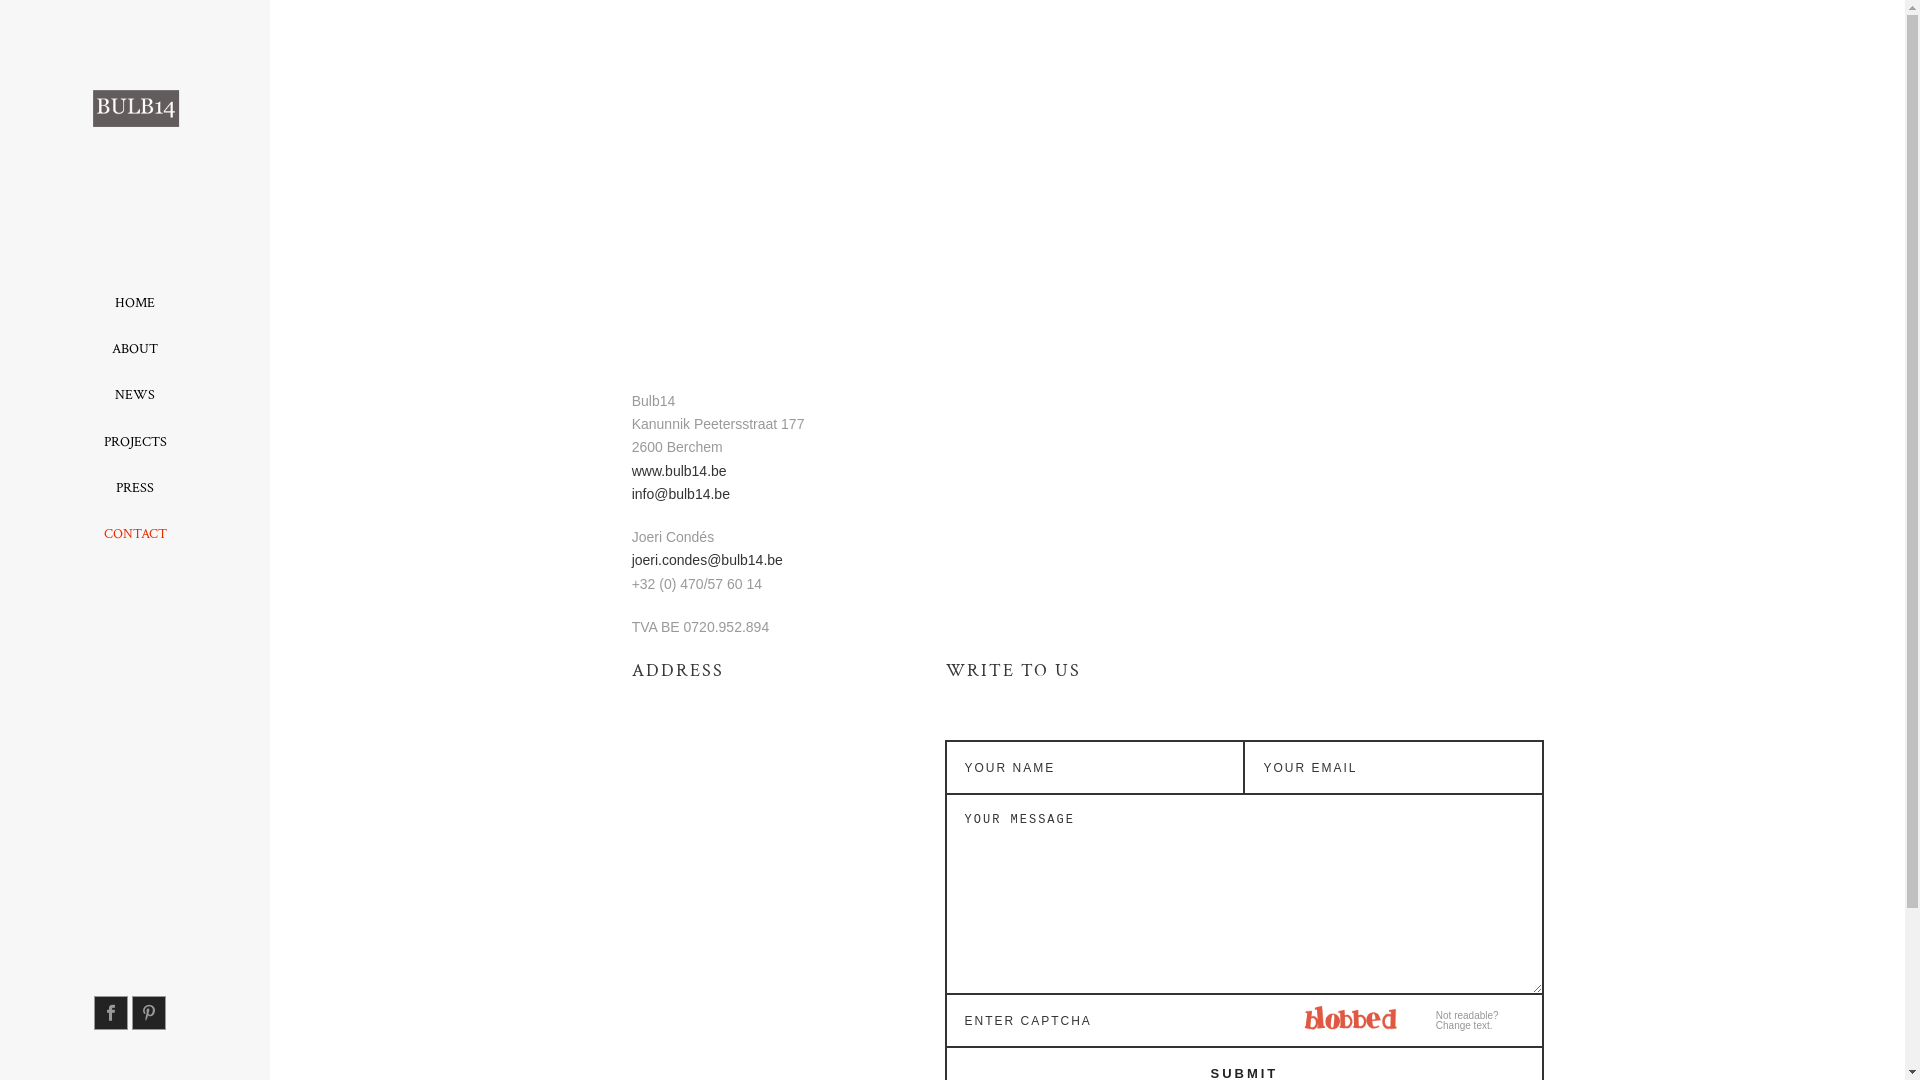  What do you see at coordinates (707, 559) in the screenshot?
I see `'joeri.condes@bulb14.be'` at bounding box center [707, 559].